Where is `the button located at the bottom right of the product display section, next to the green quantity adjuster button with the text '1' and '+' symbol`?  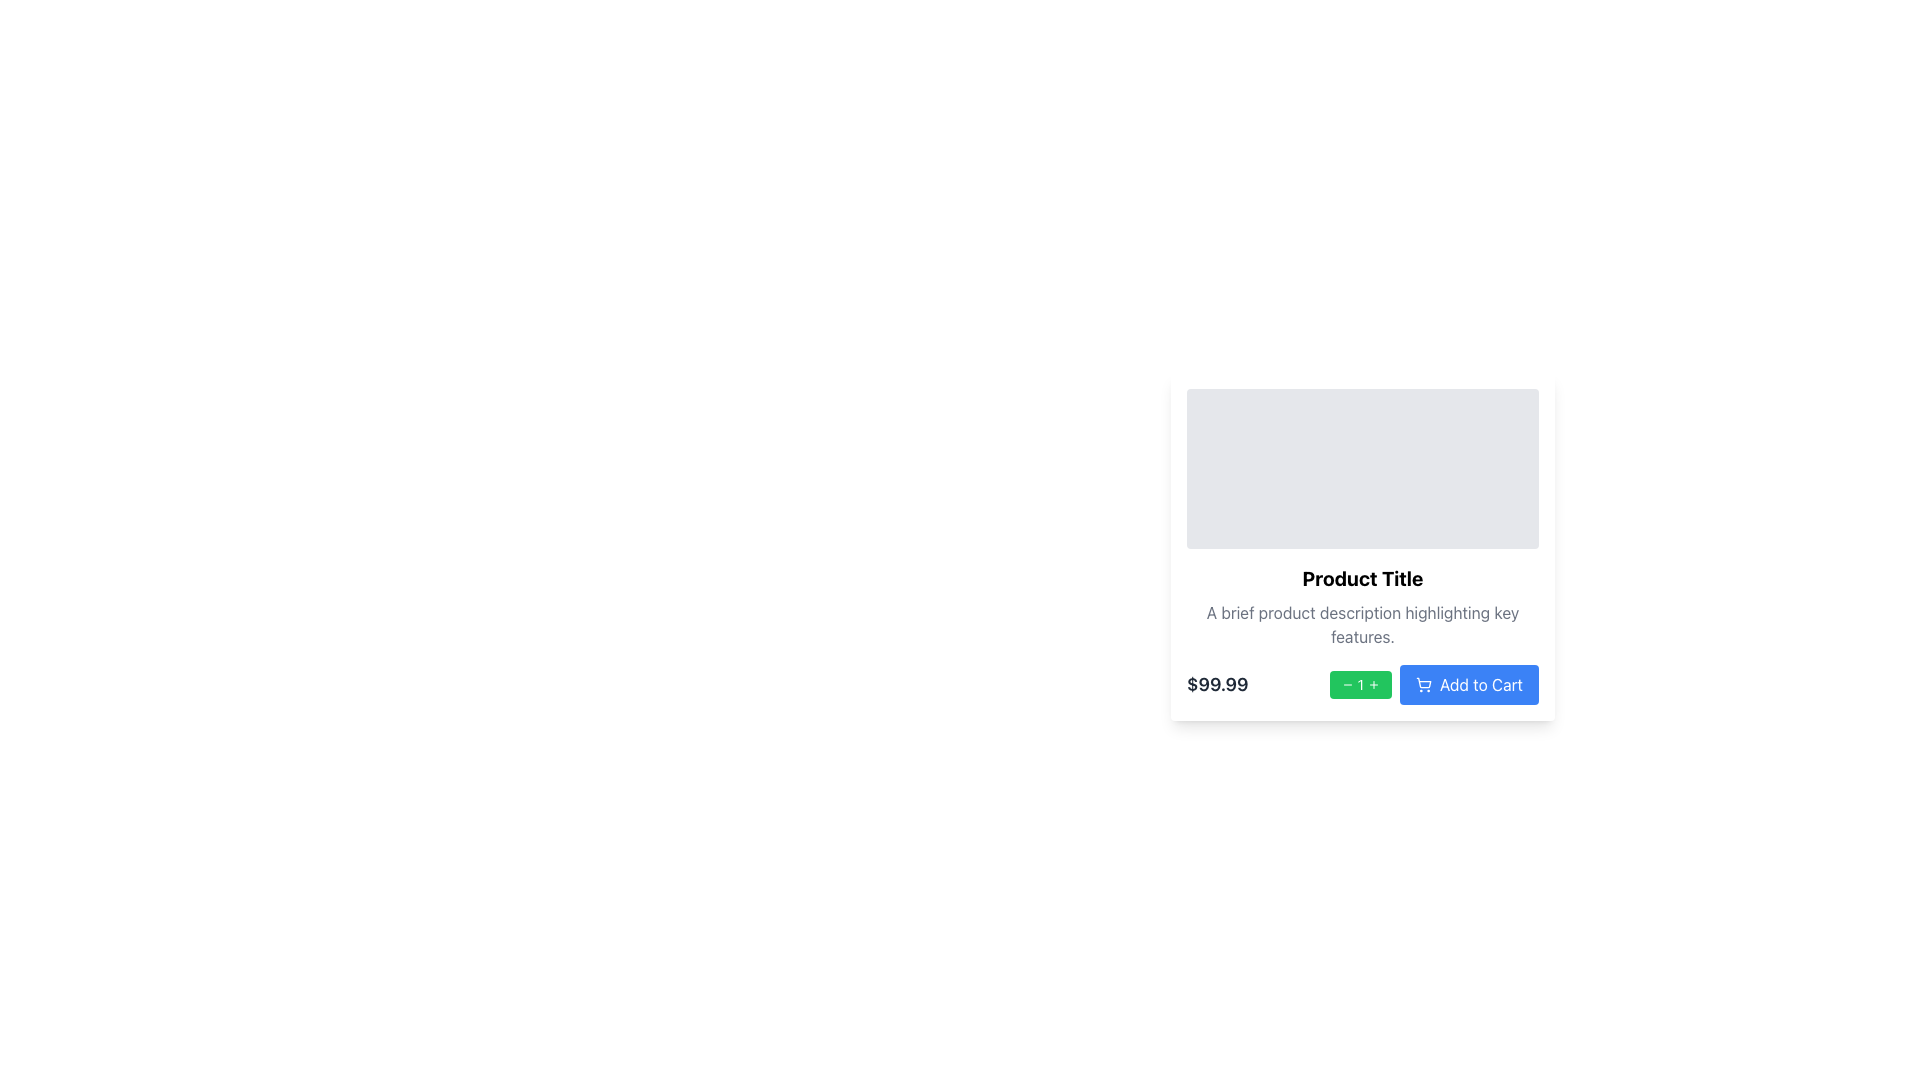
the button located at the bottom right of the product display section, next to the green quantity adjuster button with the text '1' and '+' symbol is located at coordinates (1469, 684).